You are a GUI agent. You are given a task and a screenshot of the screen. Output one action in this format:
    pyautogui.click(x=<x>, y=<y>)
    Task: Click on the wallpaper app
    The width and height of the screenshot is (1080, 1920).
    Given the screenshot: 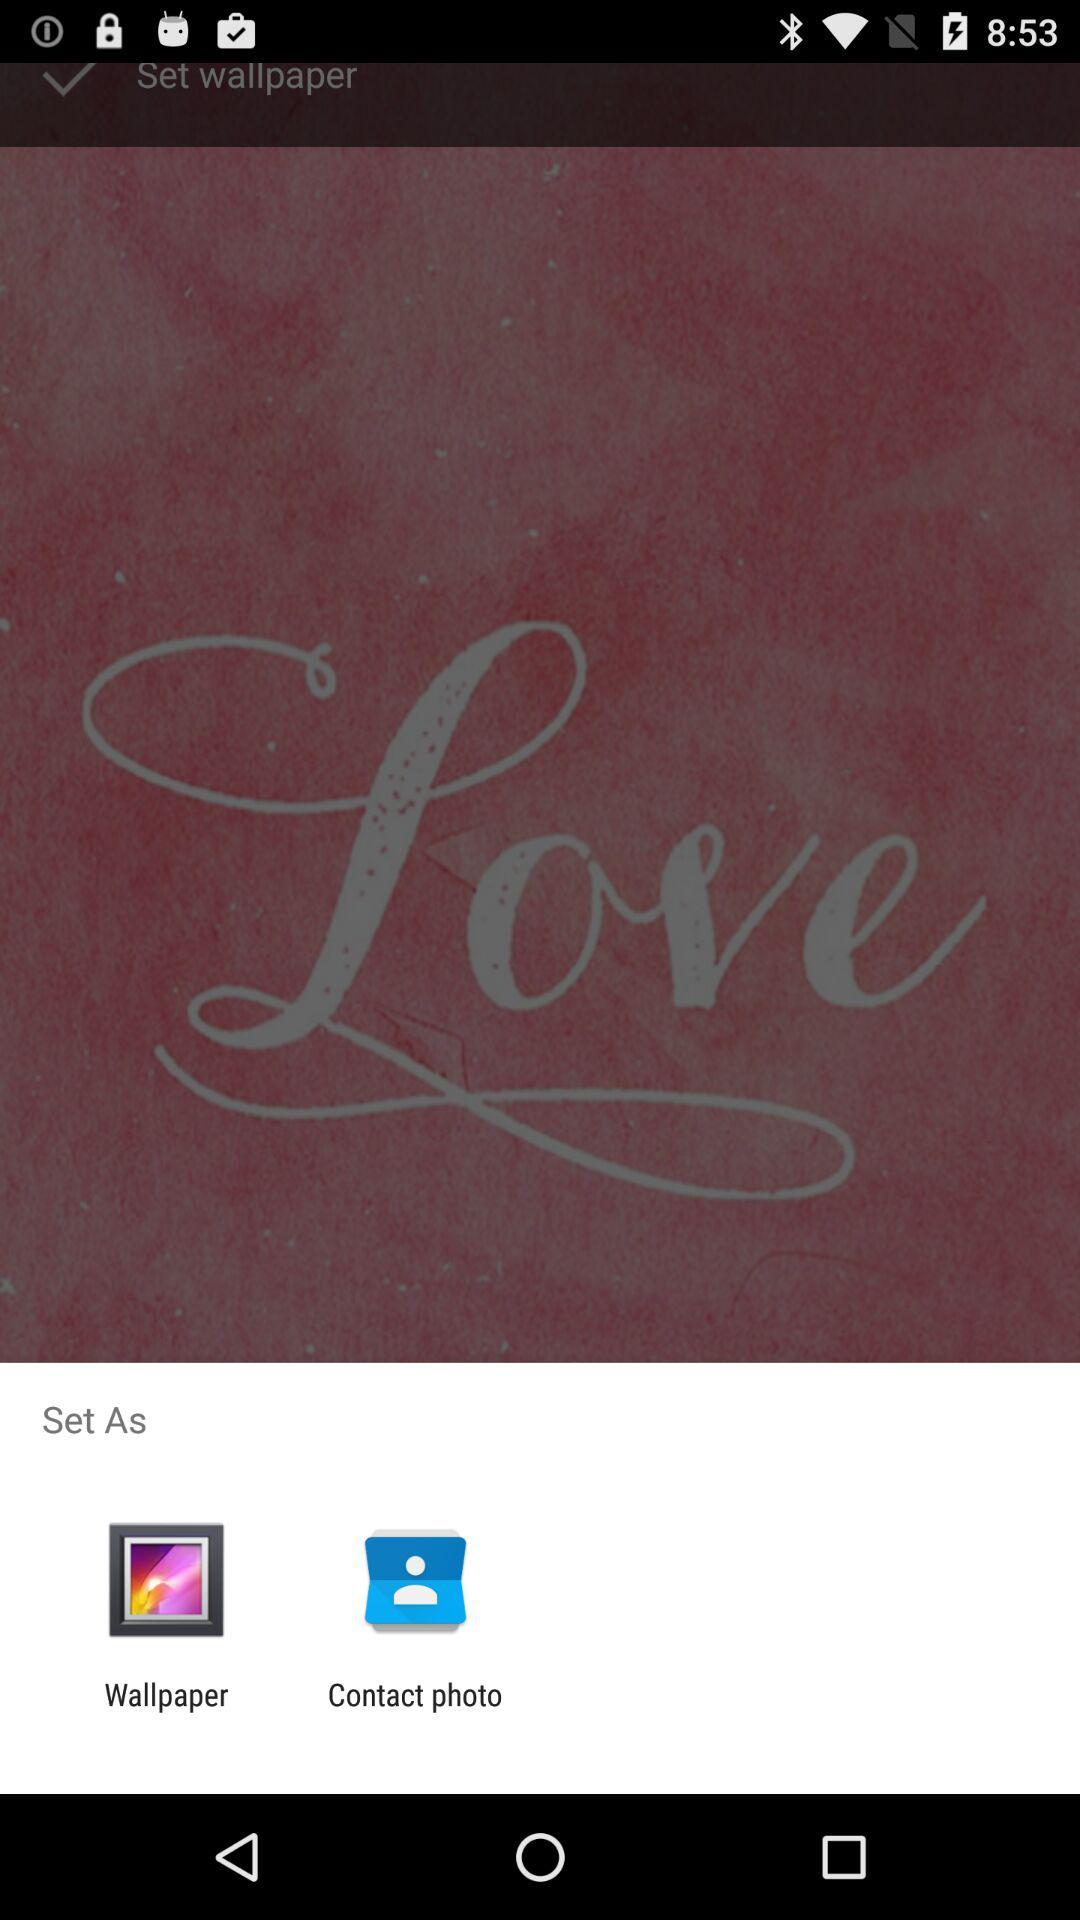 What is the action you would take?
    pyautogui.click(x=165, y=1711)
    